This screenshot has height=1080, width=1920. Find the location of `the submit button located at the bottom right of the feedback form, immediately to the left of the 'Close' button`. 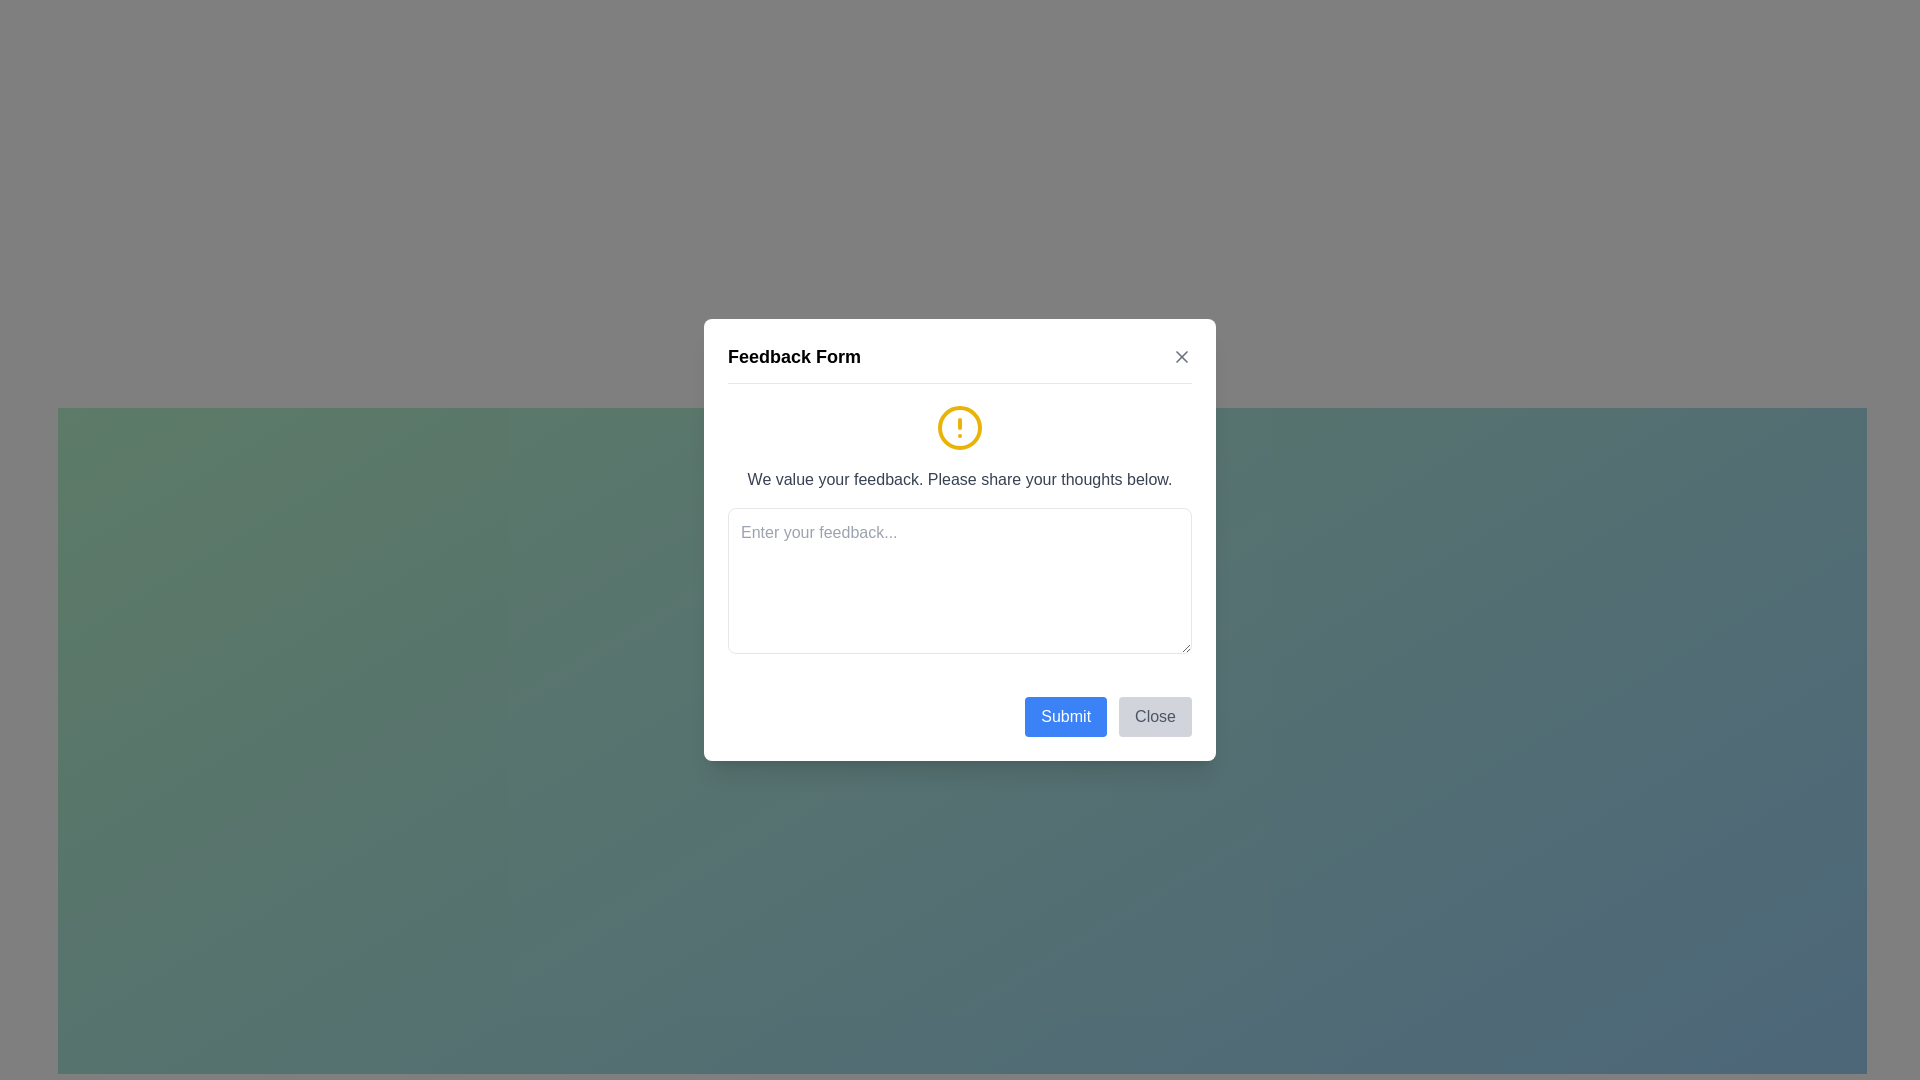

the submit button located at the bottom right of the feedback form, immediately to the left of the 'Close' button is located at coordinates (1065, 716).